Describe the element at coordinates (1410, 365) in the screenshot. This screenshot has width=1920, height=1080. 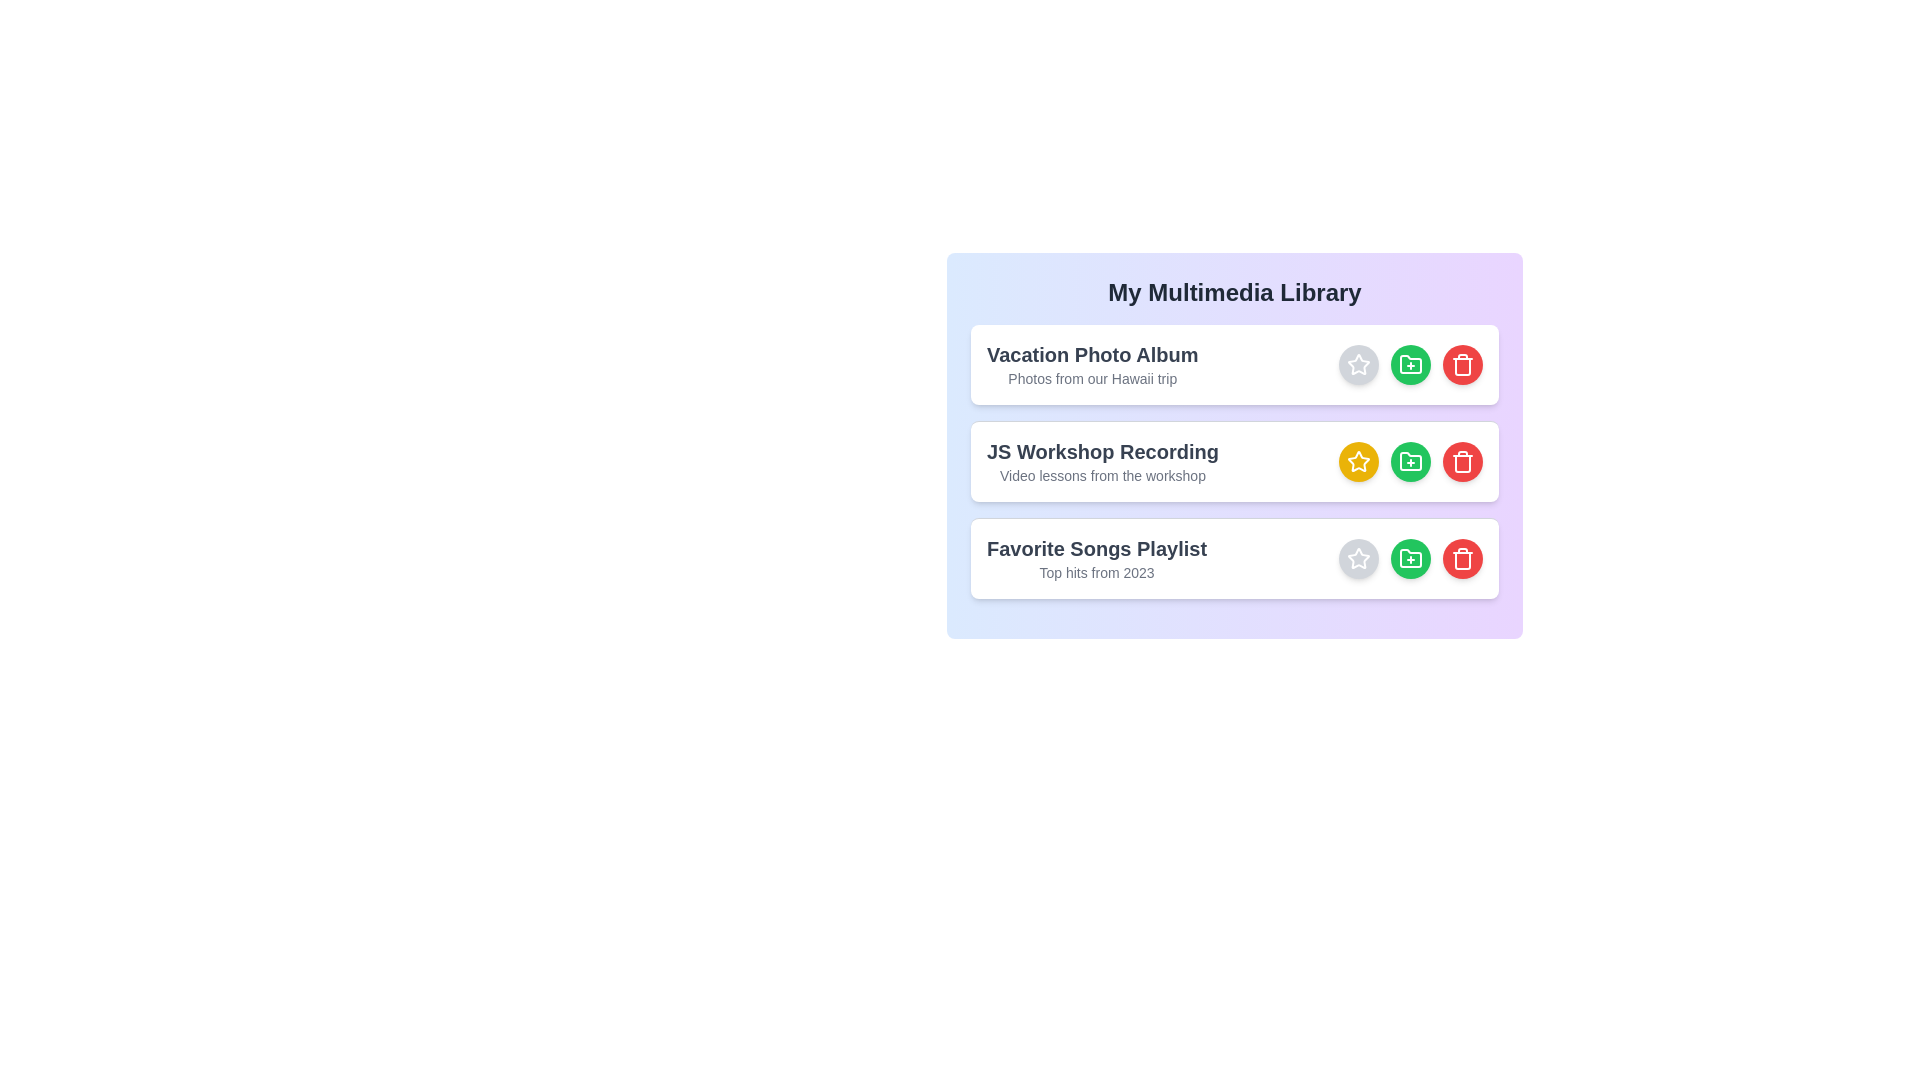
I see `the green circular button with a folder and plus icon for keyboard navigation` at that location.